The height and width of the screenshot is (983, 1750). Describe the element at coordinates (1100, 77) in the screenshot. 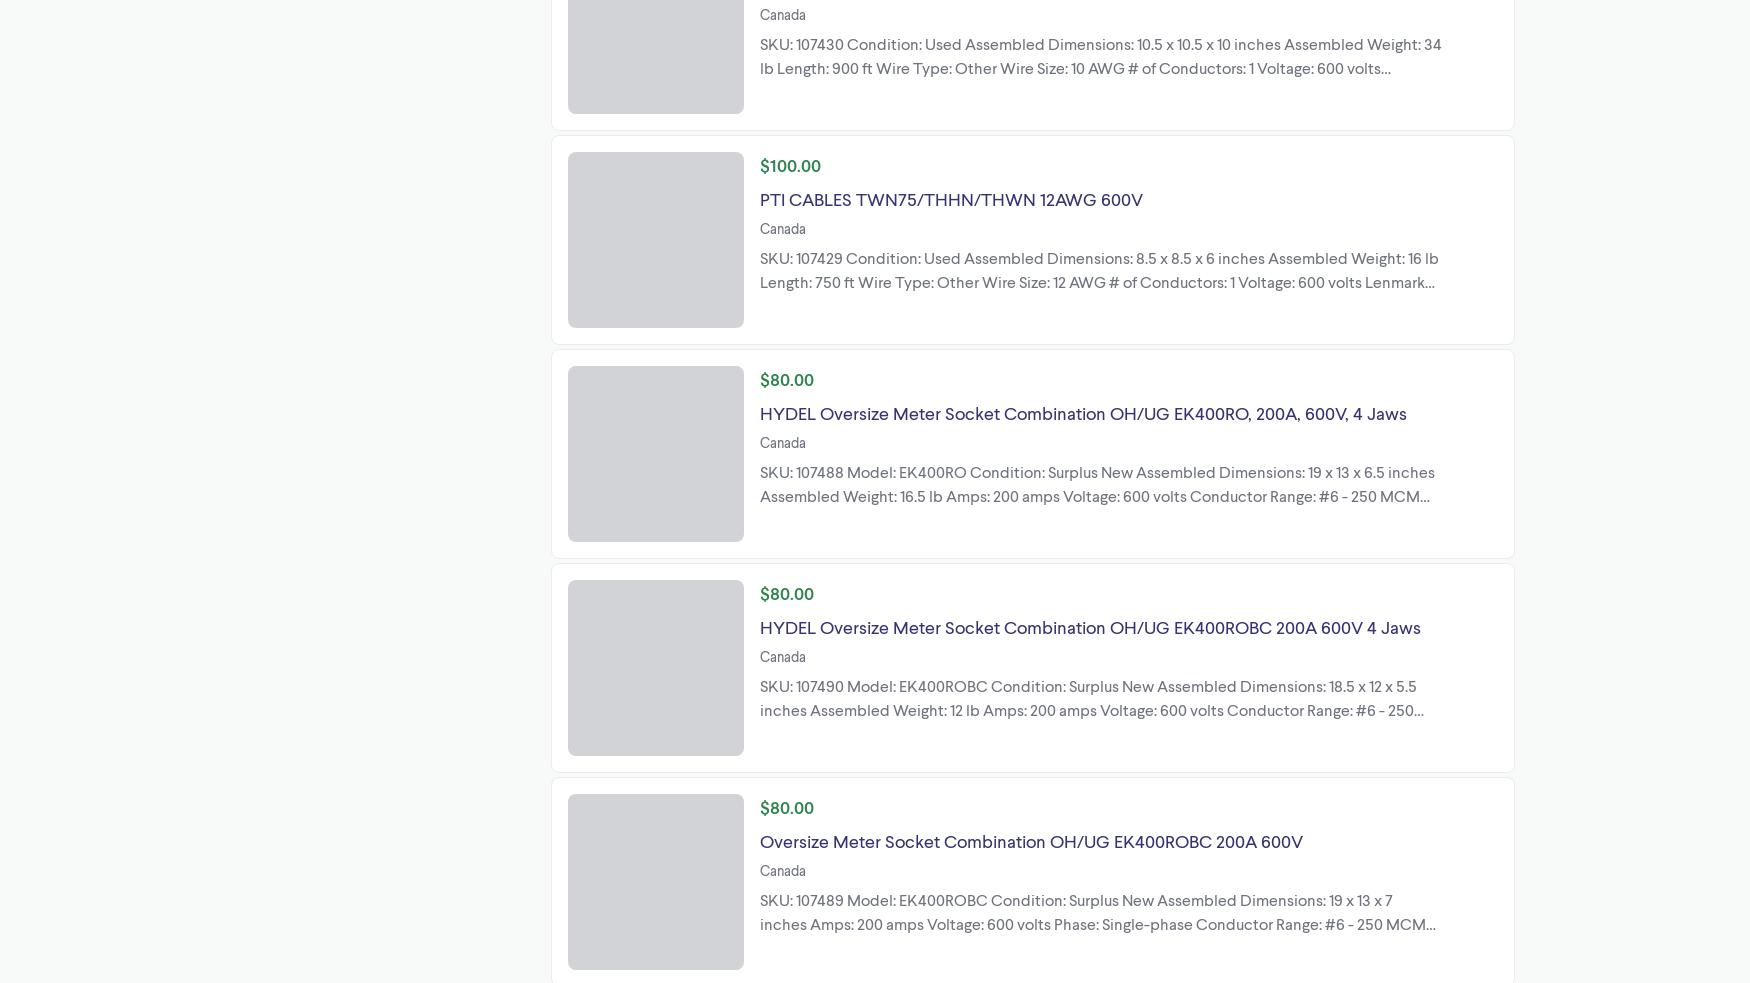

I see `'SKU: 107430 Condition: Used Assembled Dimensions: 10.5 x 10.5 x 10 inches Assembled Weight: 34 lb Length: 900 ft Wire Type: Other Wire Size: 10 AWG # of Conductors: 1 Voltage: 600 volts Lenmark Industries Ltd 27576 51a Ave Langley, British Columbia Canada V4W4A9 Tel: 604.449.1880 www.lenmark.com'` at that location.